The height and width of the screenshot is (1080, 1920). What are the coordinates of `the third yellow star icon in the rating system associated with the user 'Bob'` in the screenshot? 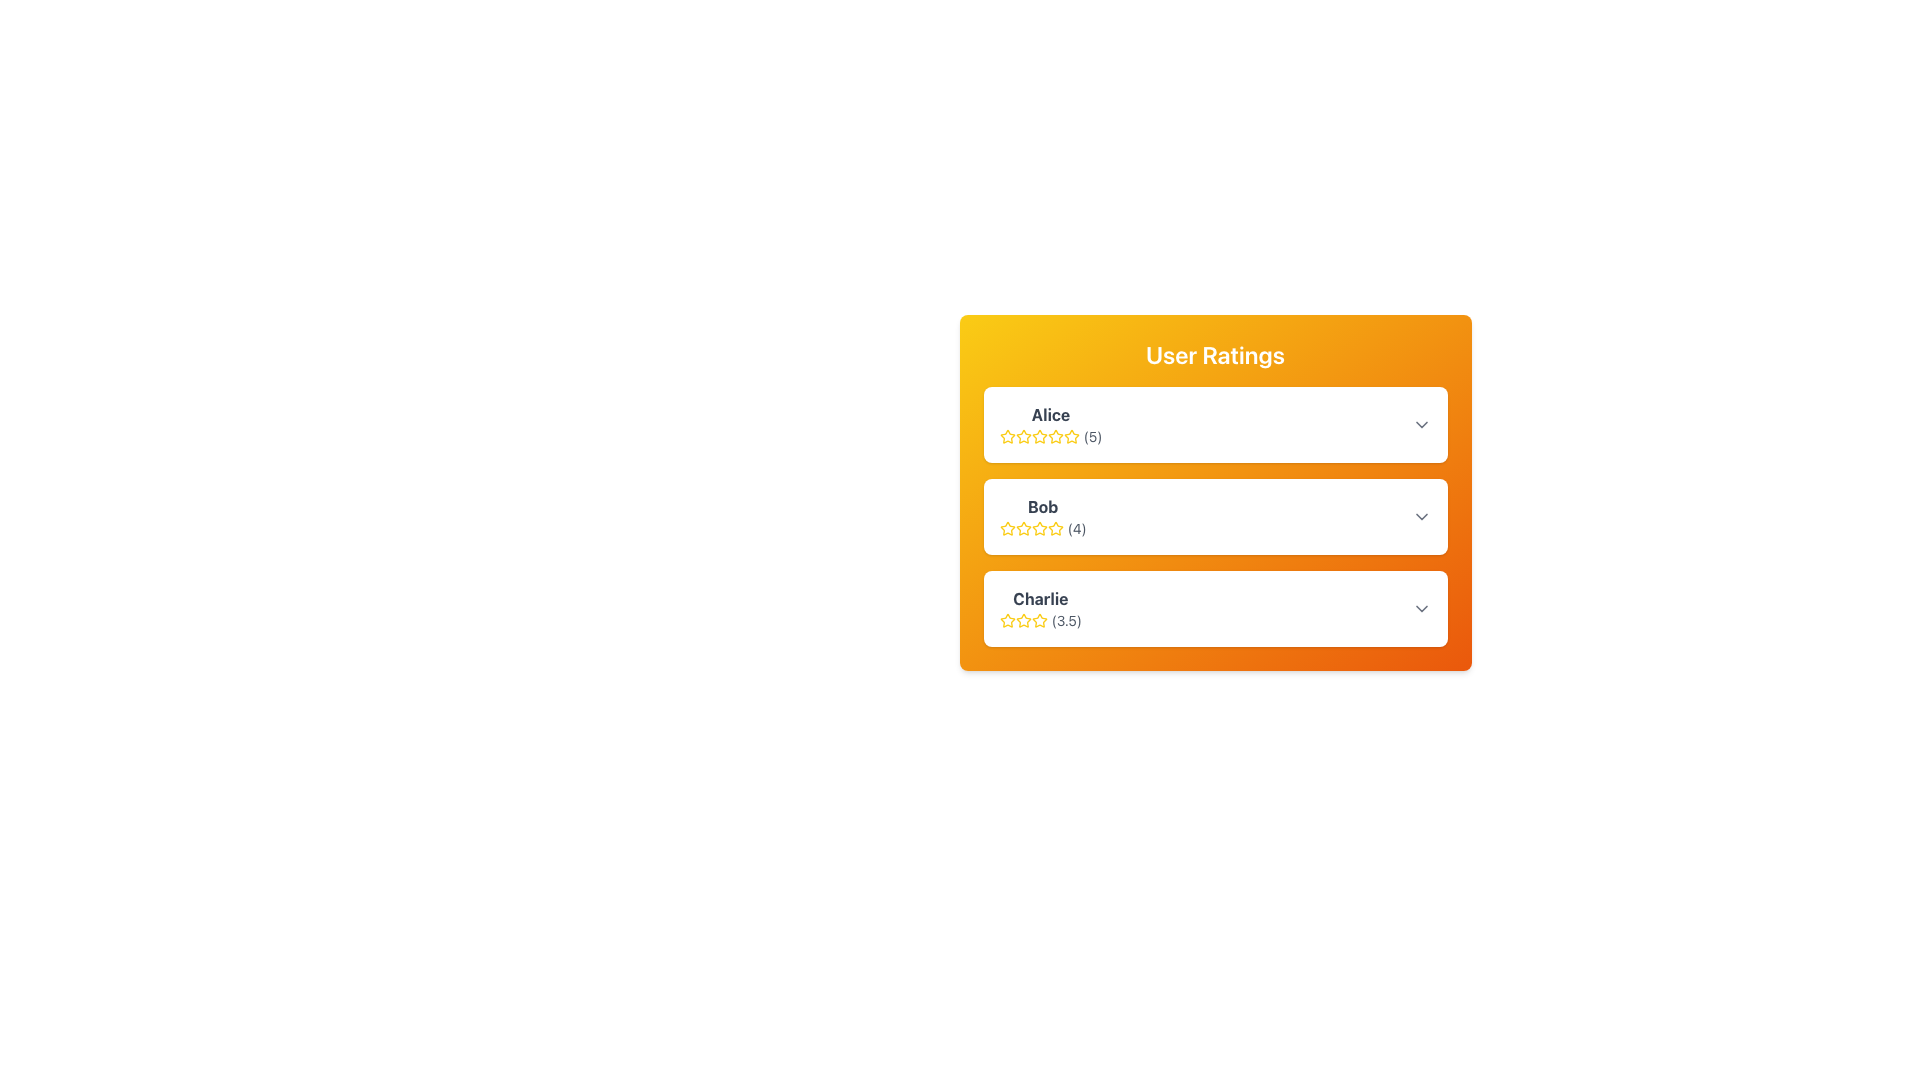 It's located at (1023, 527).